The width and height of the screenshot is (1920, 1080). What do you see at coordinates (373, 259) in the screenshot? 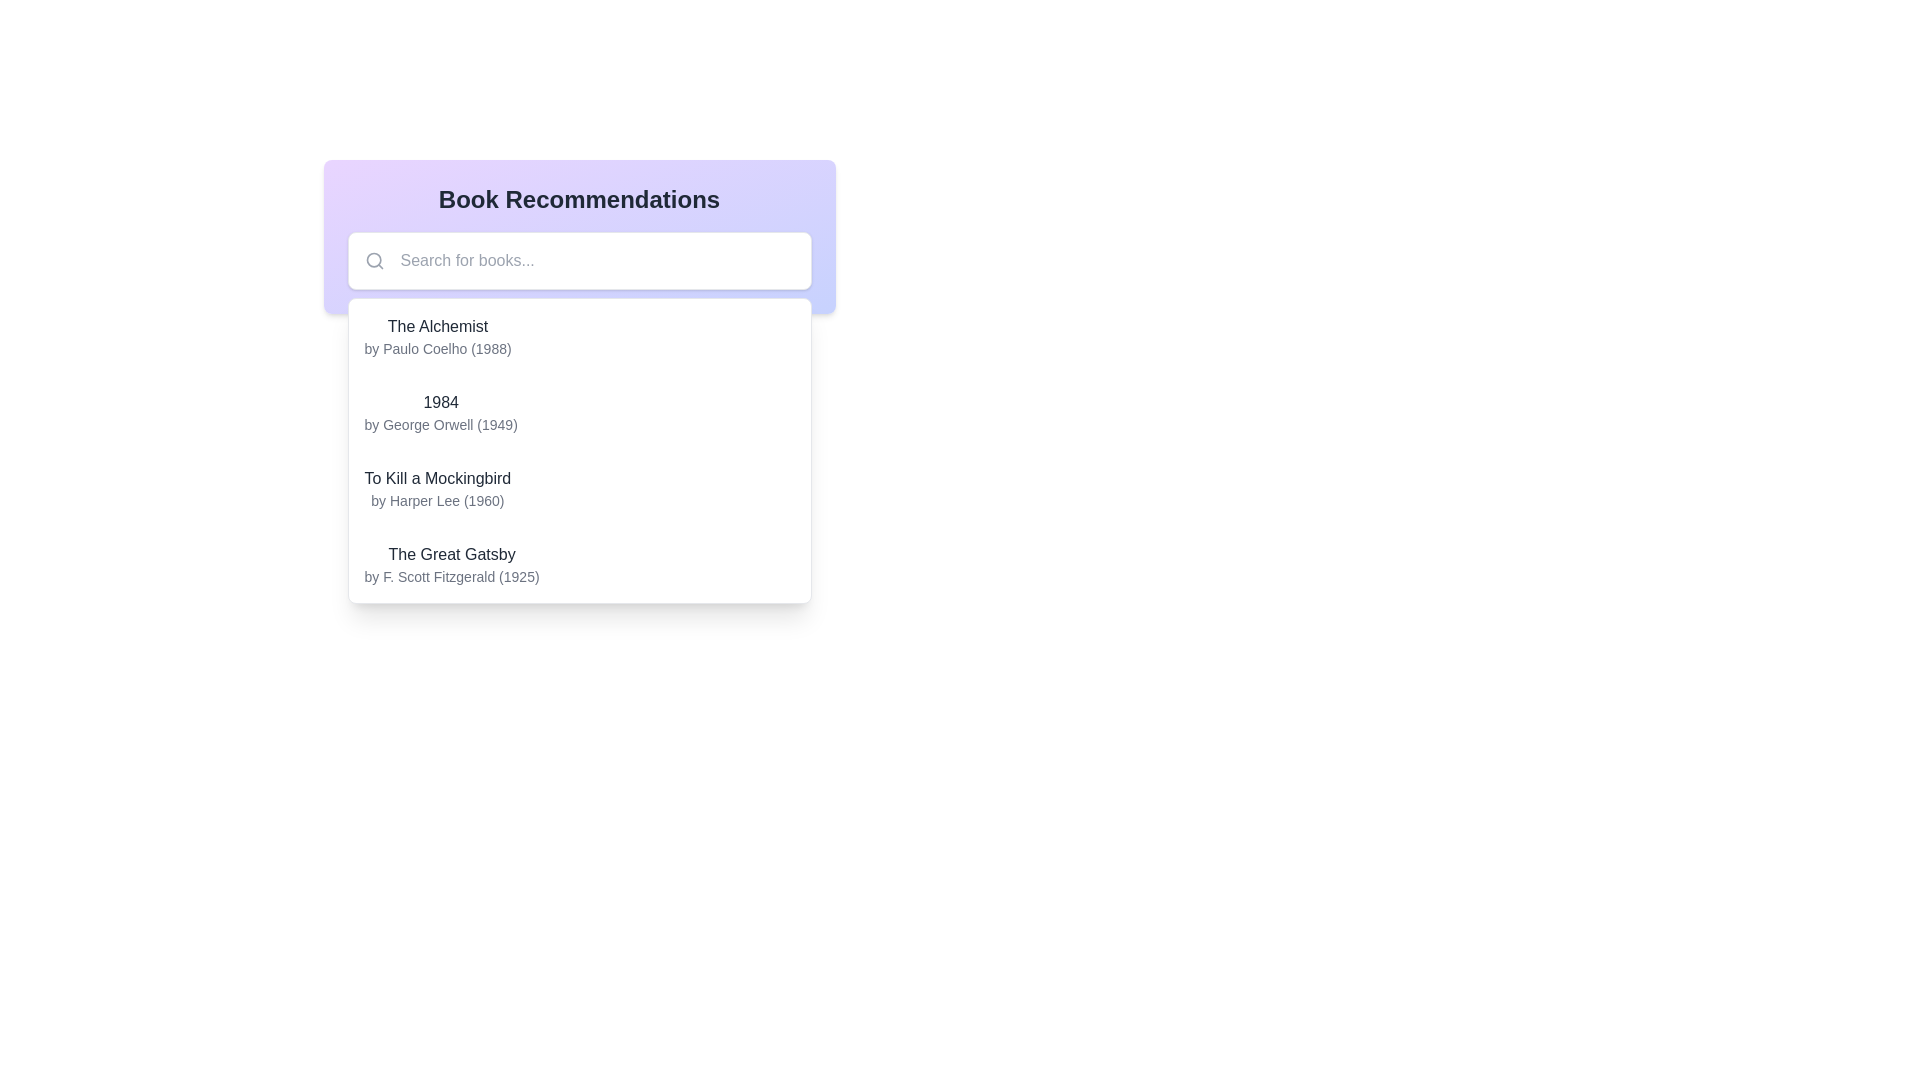
I see `the circular magnifying glass icon located on the left side of the search bar in the book recommendation interface` at bounding box center [373, 259].